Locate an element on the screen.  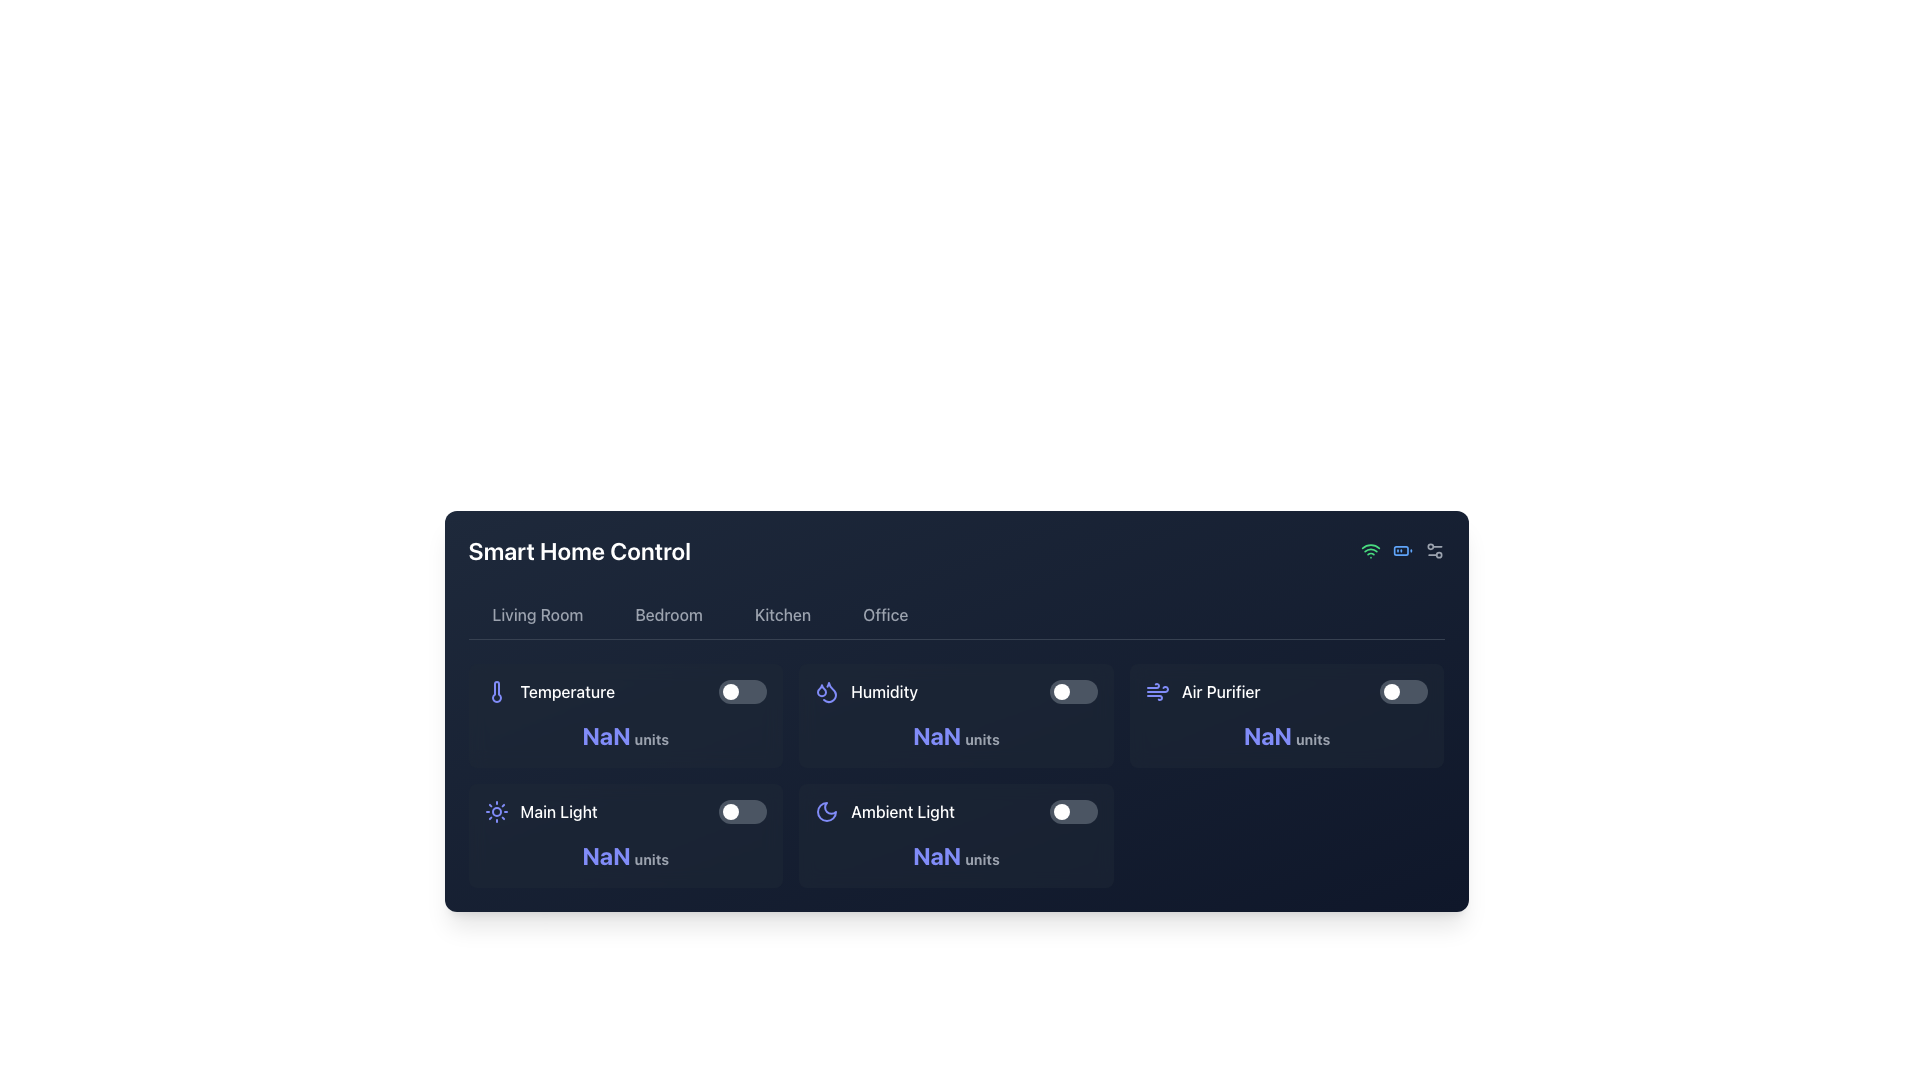
the toggle switch to change the state of the 'Ambient Light' feature, which is located to the right of the label text within the settings group is located at coordinates (1072, 812).